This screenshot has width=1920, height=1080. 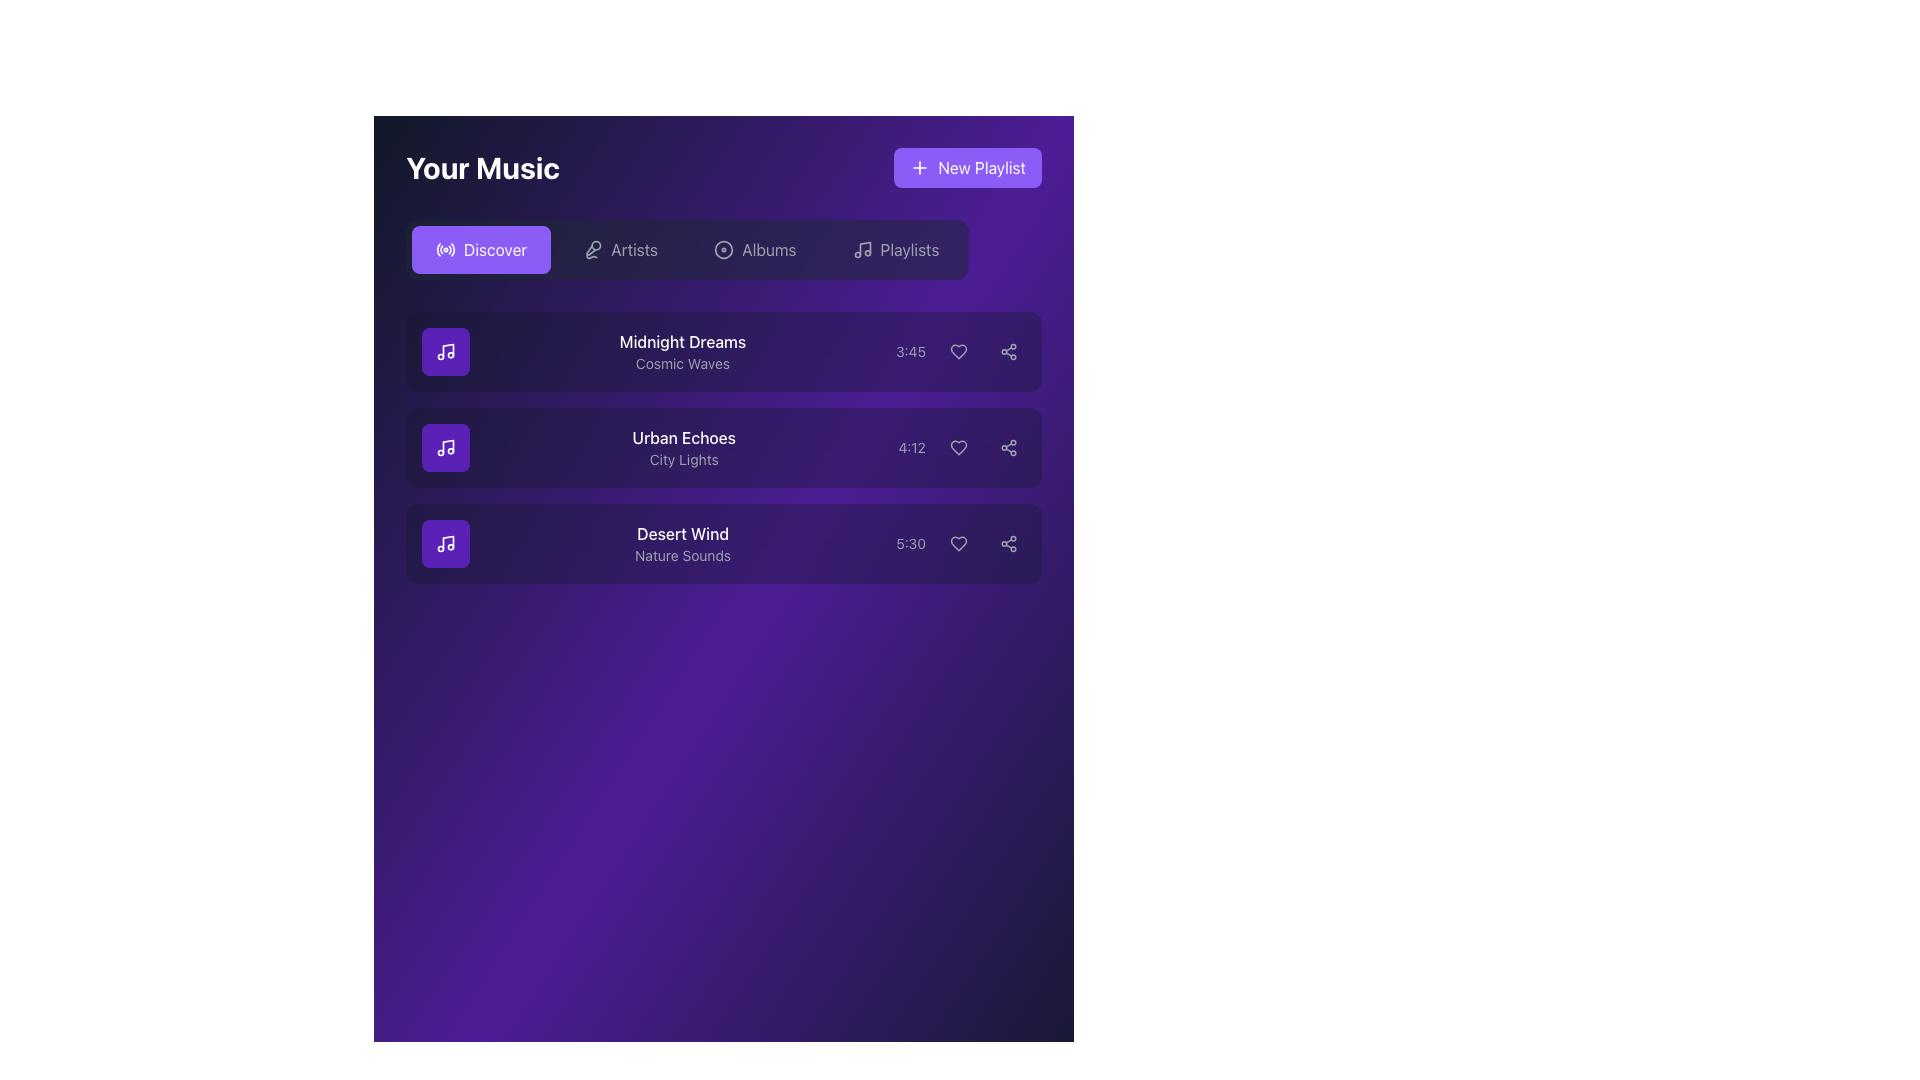 I want to click on the circular share button, represented by three dots connected by lines, located to the right of the song title 'Desert Wind', so click(x=1008, y=543).